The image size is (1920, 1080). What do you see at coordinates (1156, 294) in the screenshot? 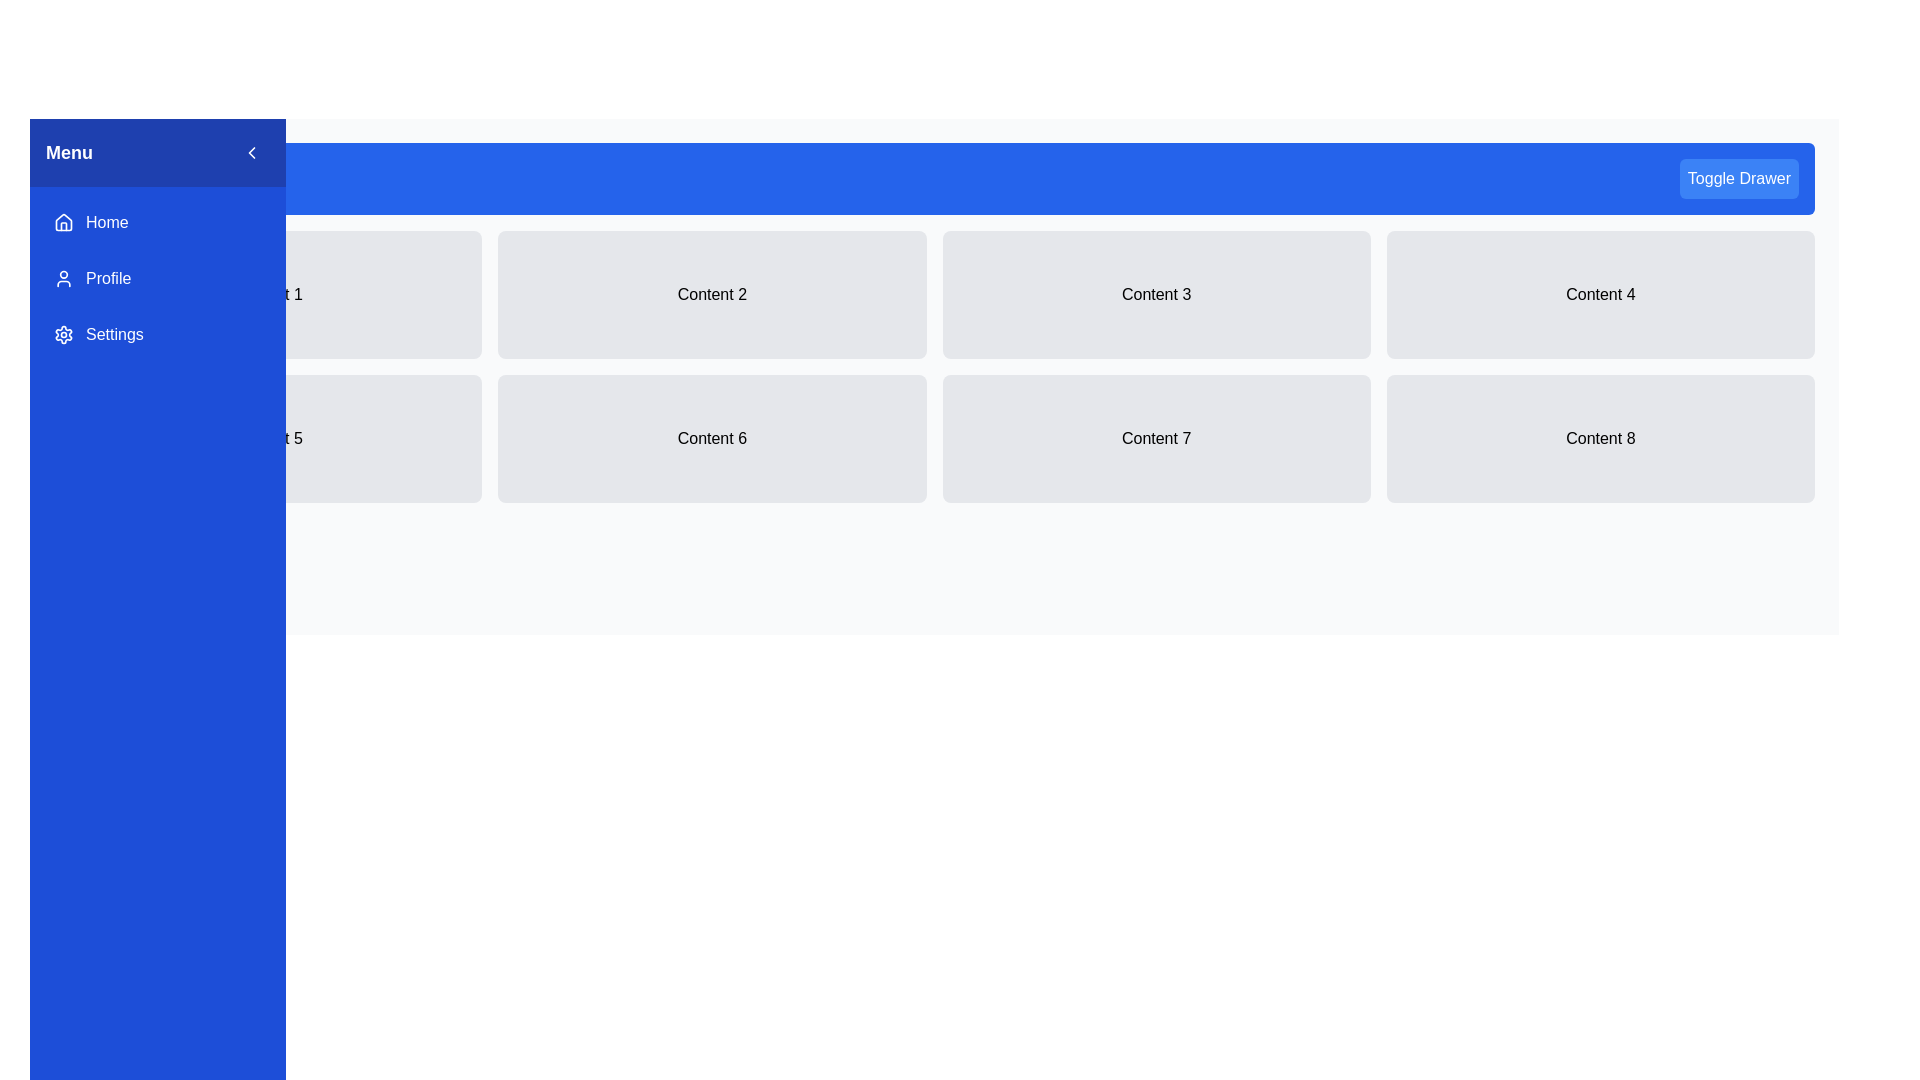
I see `the third tile in the grid layout, which visually represents a static content section and does not support user interaction` at bounding box center [1156, 294].